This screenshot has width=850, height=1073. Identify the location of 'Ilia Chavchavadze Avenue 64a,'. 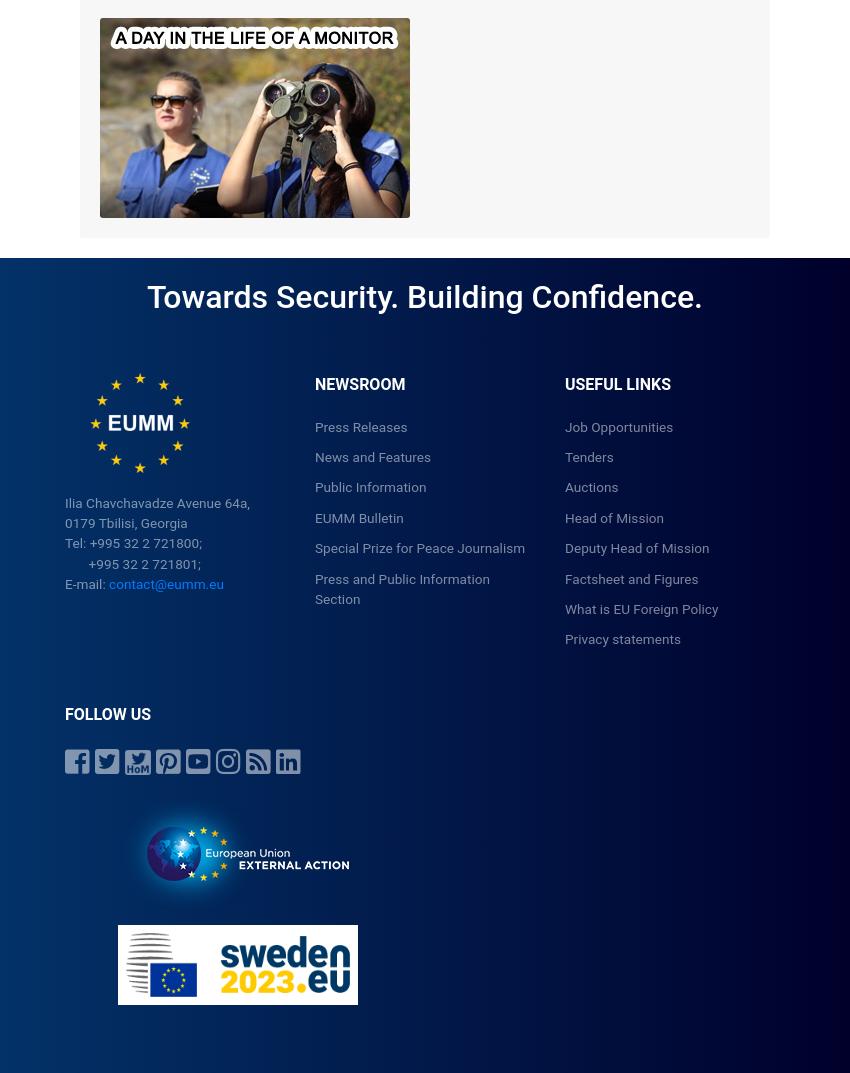
(157, 500).